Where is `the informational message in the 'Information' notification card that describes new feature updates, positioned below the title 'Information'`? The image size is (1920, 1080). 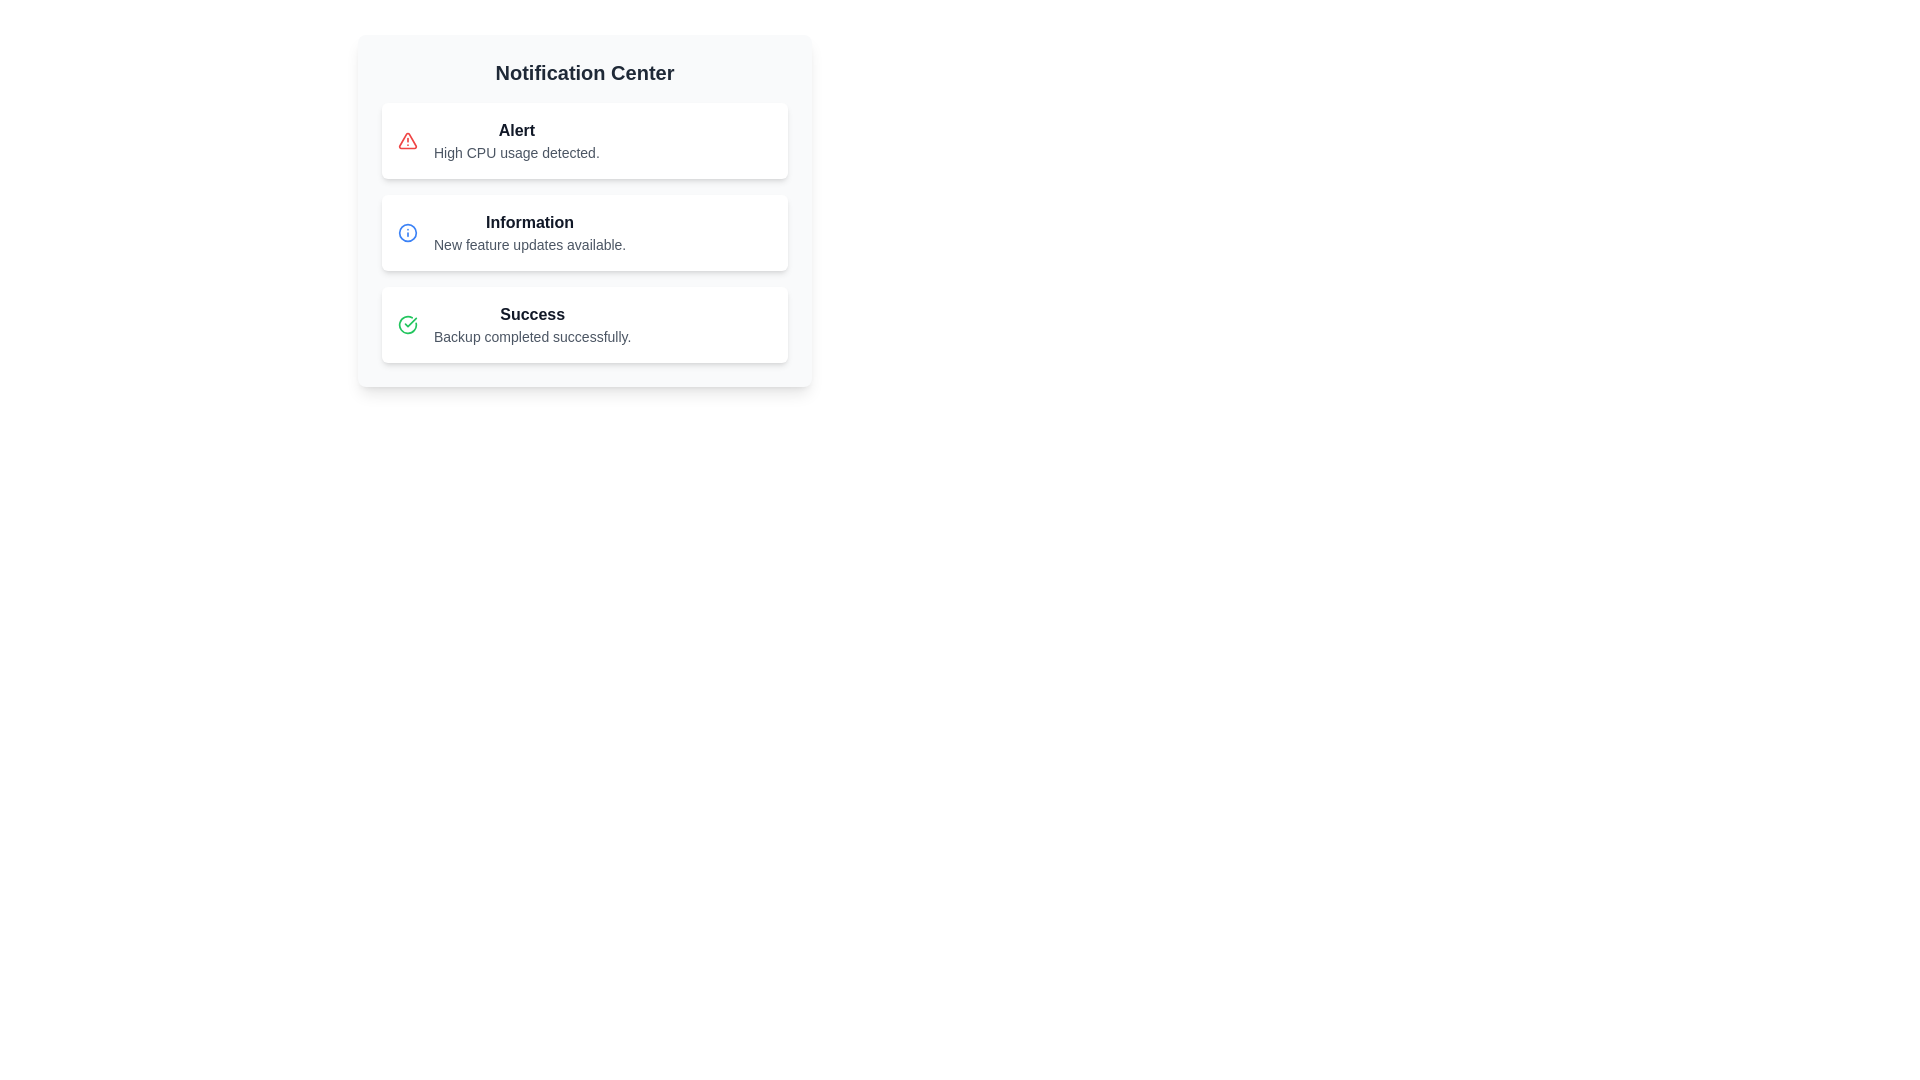 the informational message in the 'Information' notification card that describes new feature updates, positioned below the title 'Information' is located at coordinates (530, 244).